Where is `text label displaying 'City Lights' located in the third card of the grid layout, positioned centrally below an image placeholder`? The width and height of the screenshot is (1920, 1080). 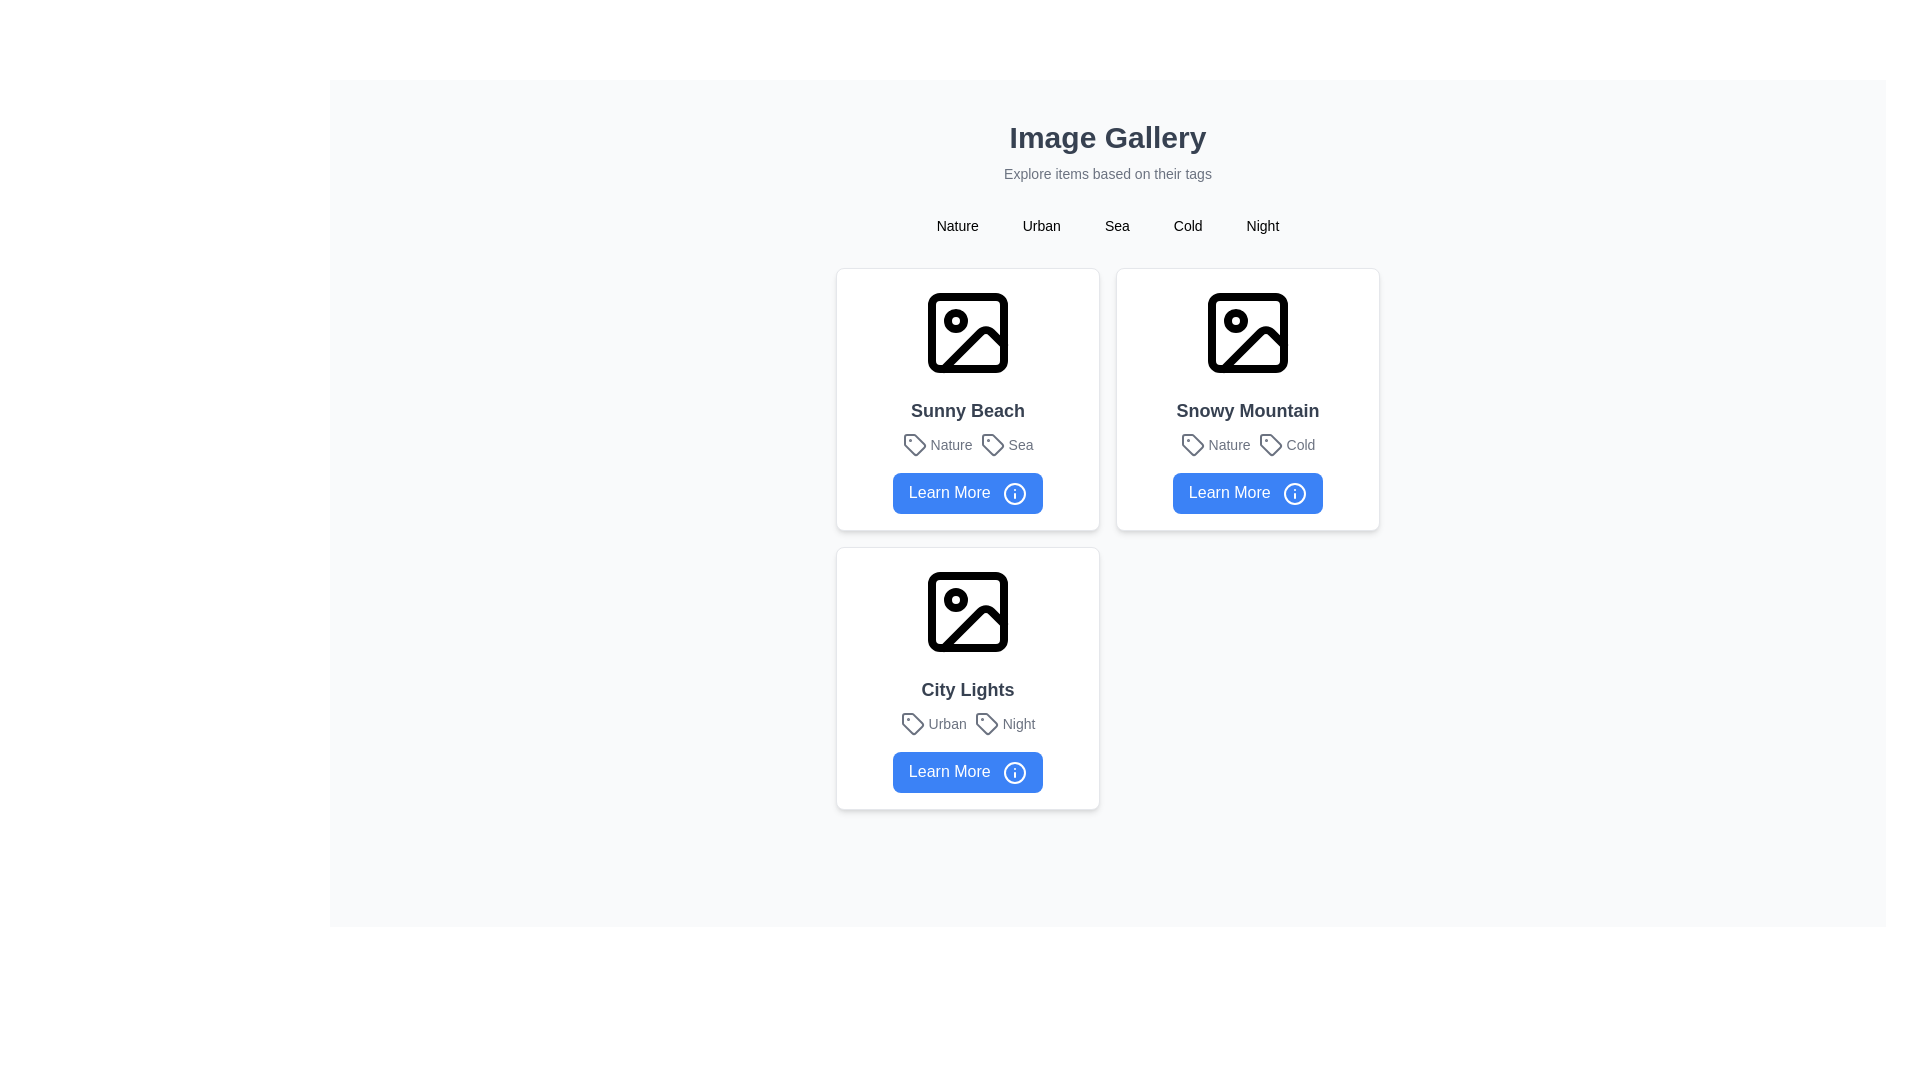 text label displaying 'City Lights' located in the third card of the grid layout, positioned centrally below an image placeholder is located at coordinates (968, 688).